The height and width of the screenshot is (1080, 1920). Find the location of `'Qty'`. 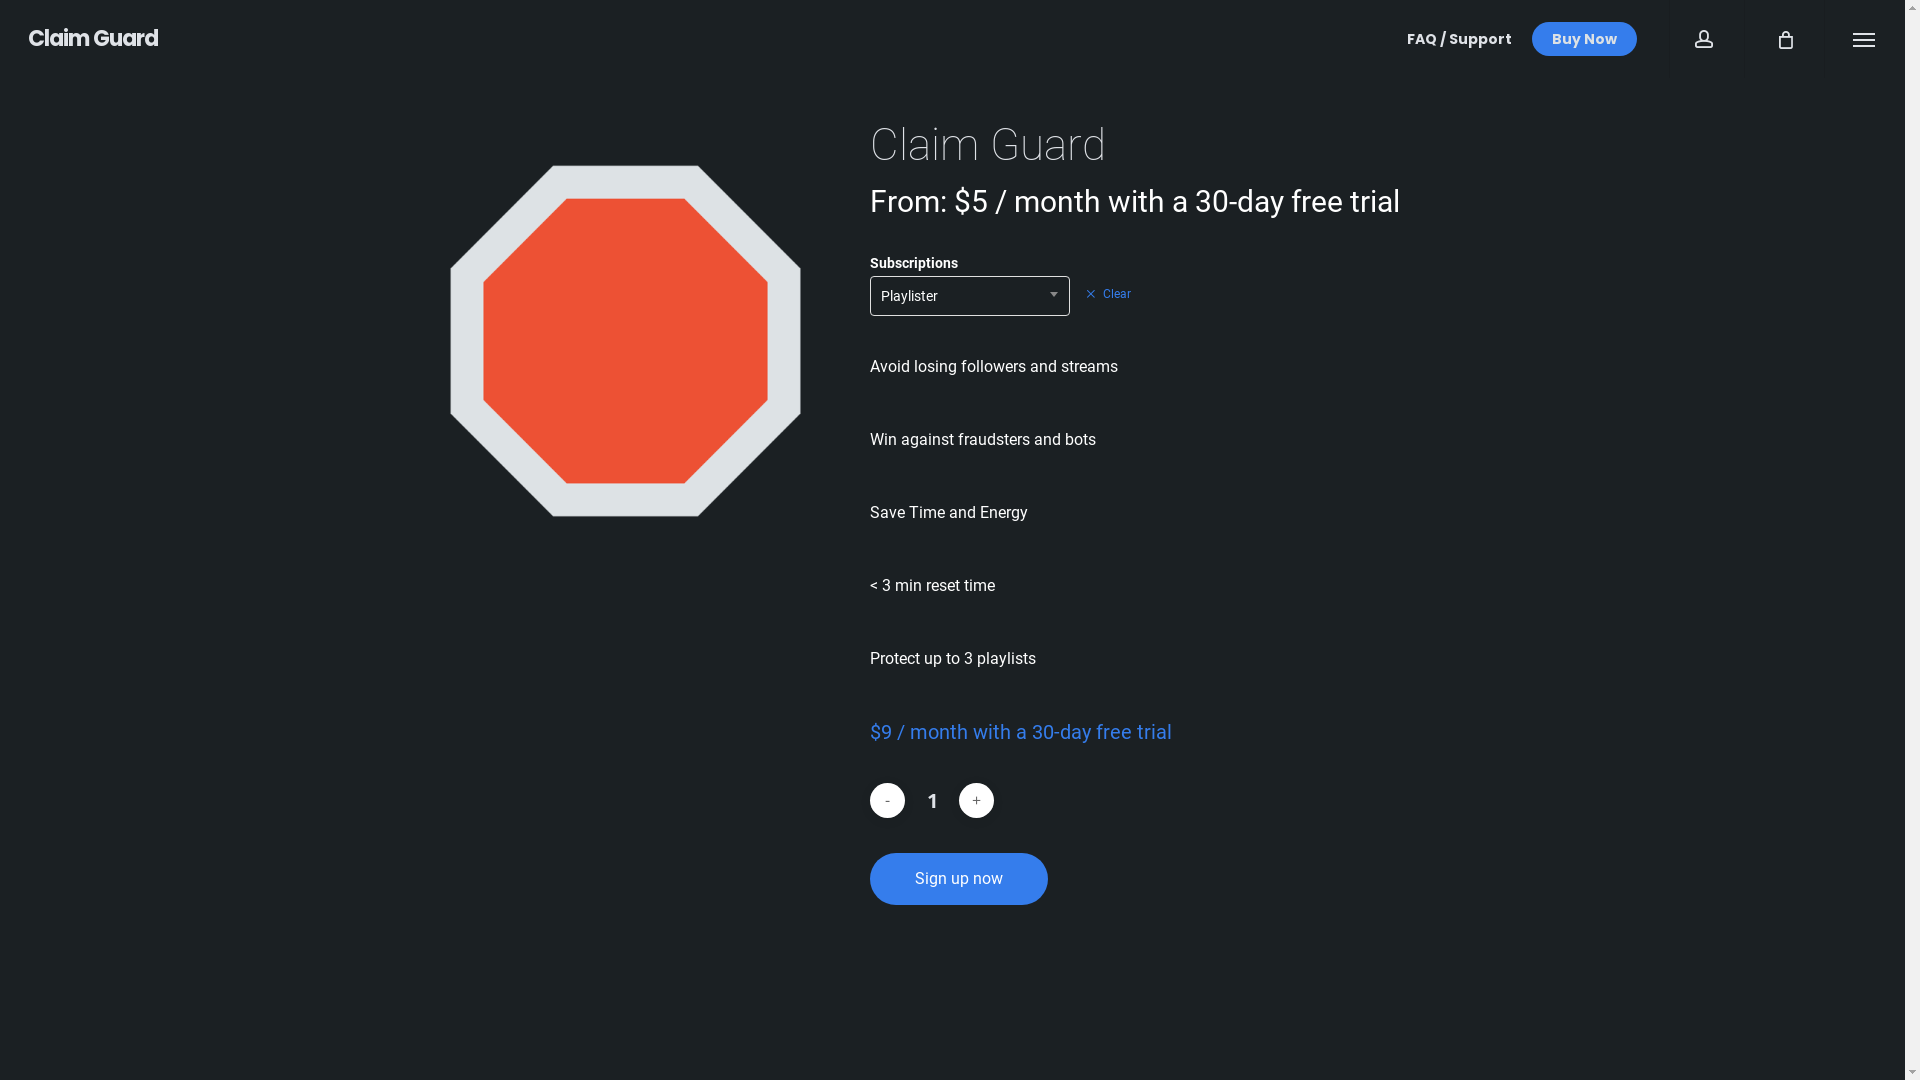

'Qty' is located at coordinates (930, 798).